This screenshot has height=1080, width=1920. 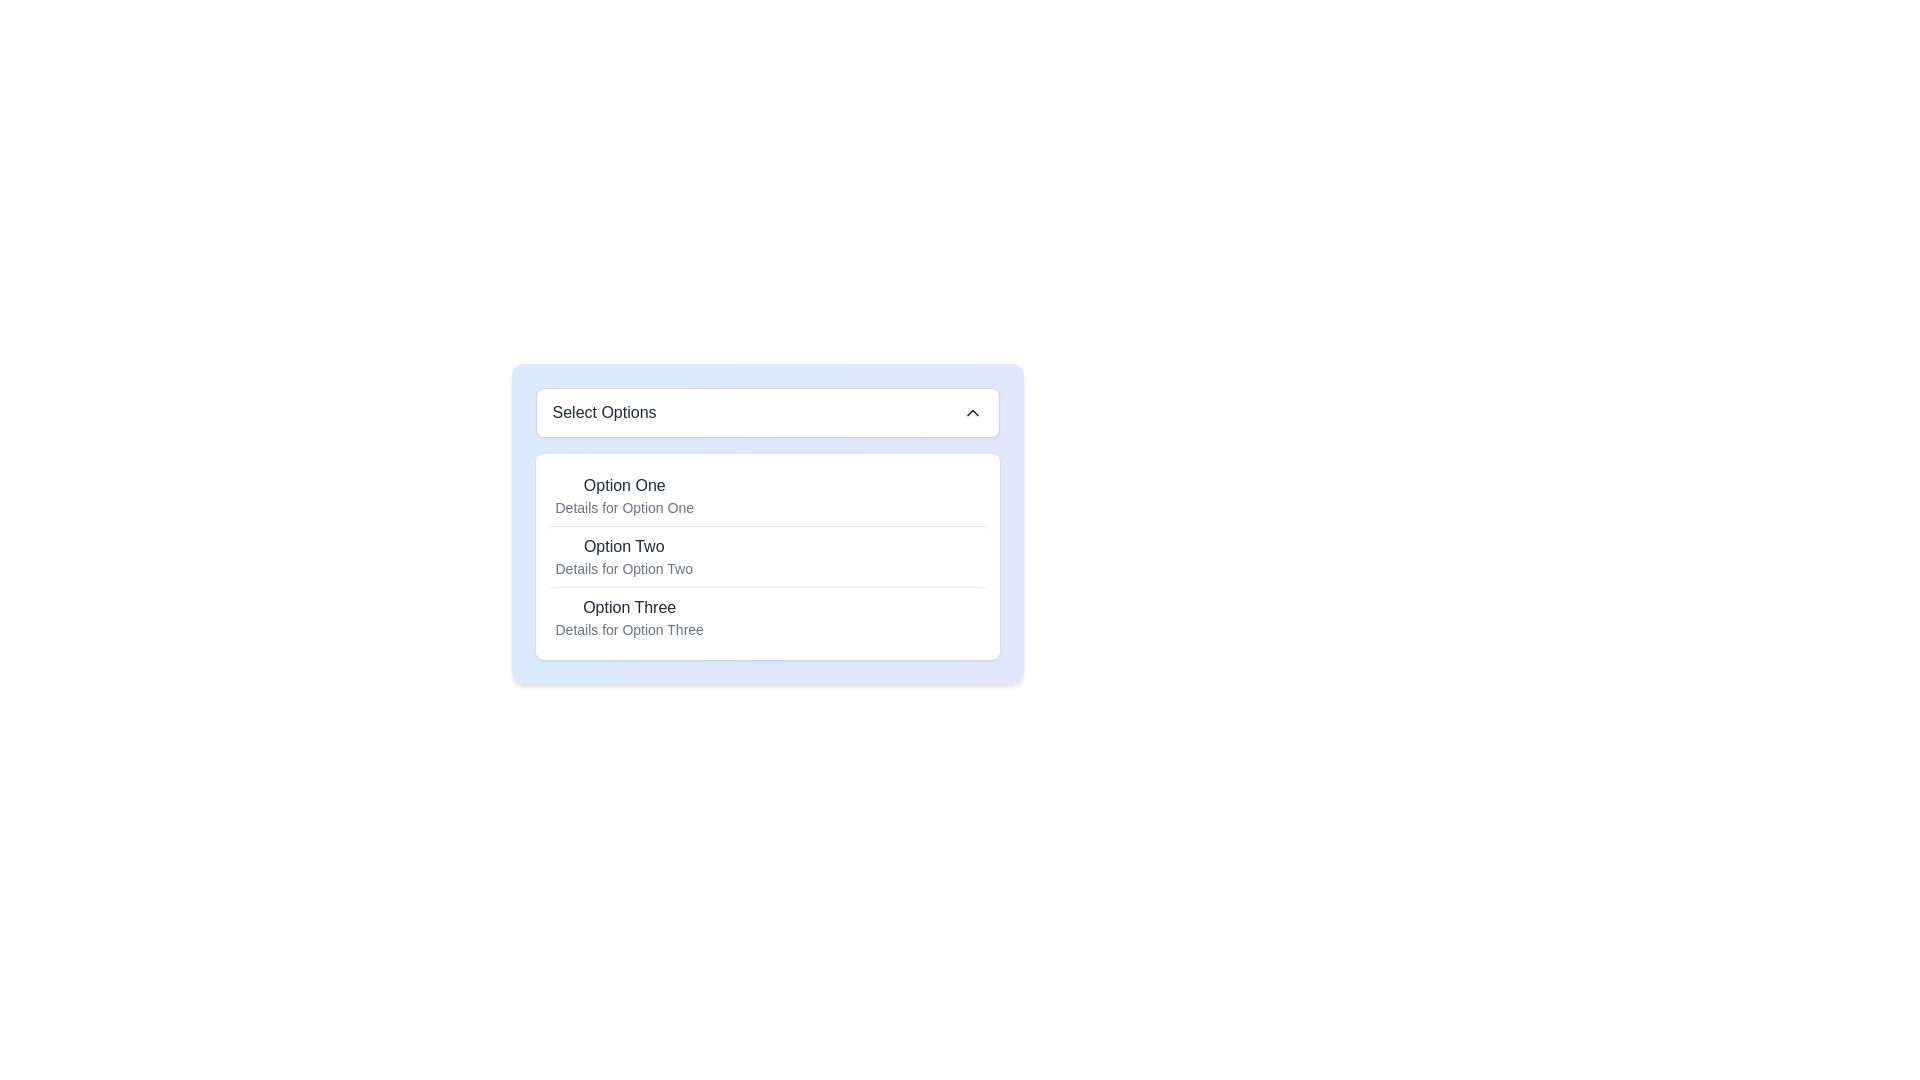 I want to click on to select 'Option Two' from the dropdown menu, which is the second item in the list between 'Option One' and 'Option Three', so click(x=766, y=556).